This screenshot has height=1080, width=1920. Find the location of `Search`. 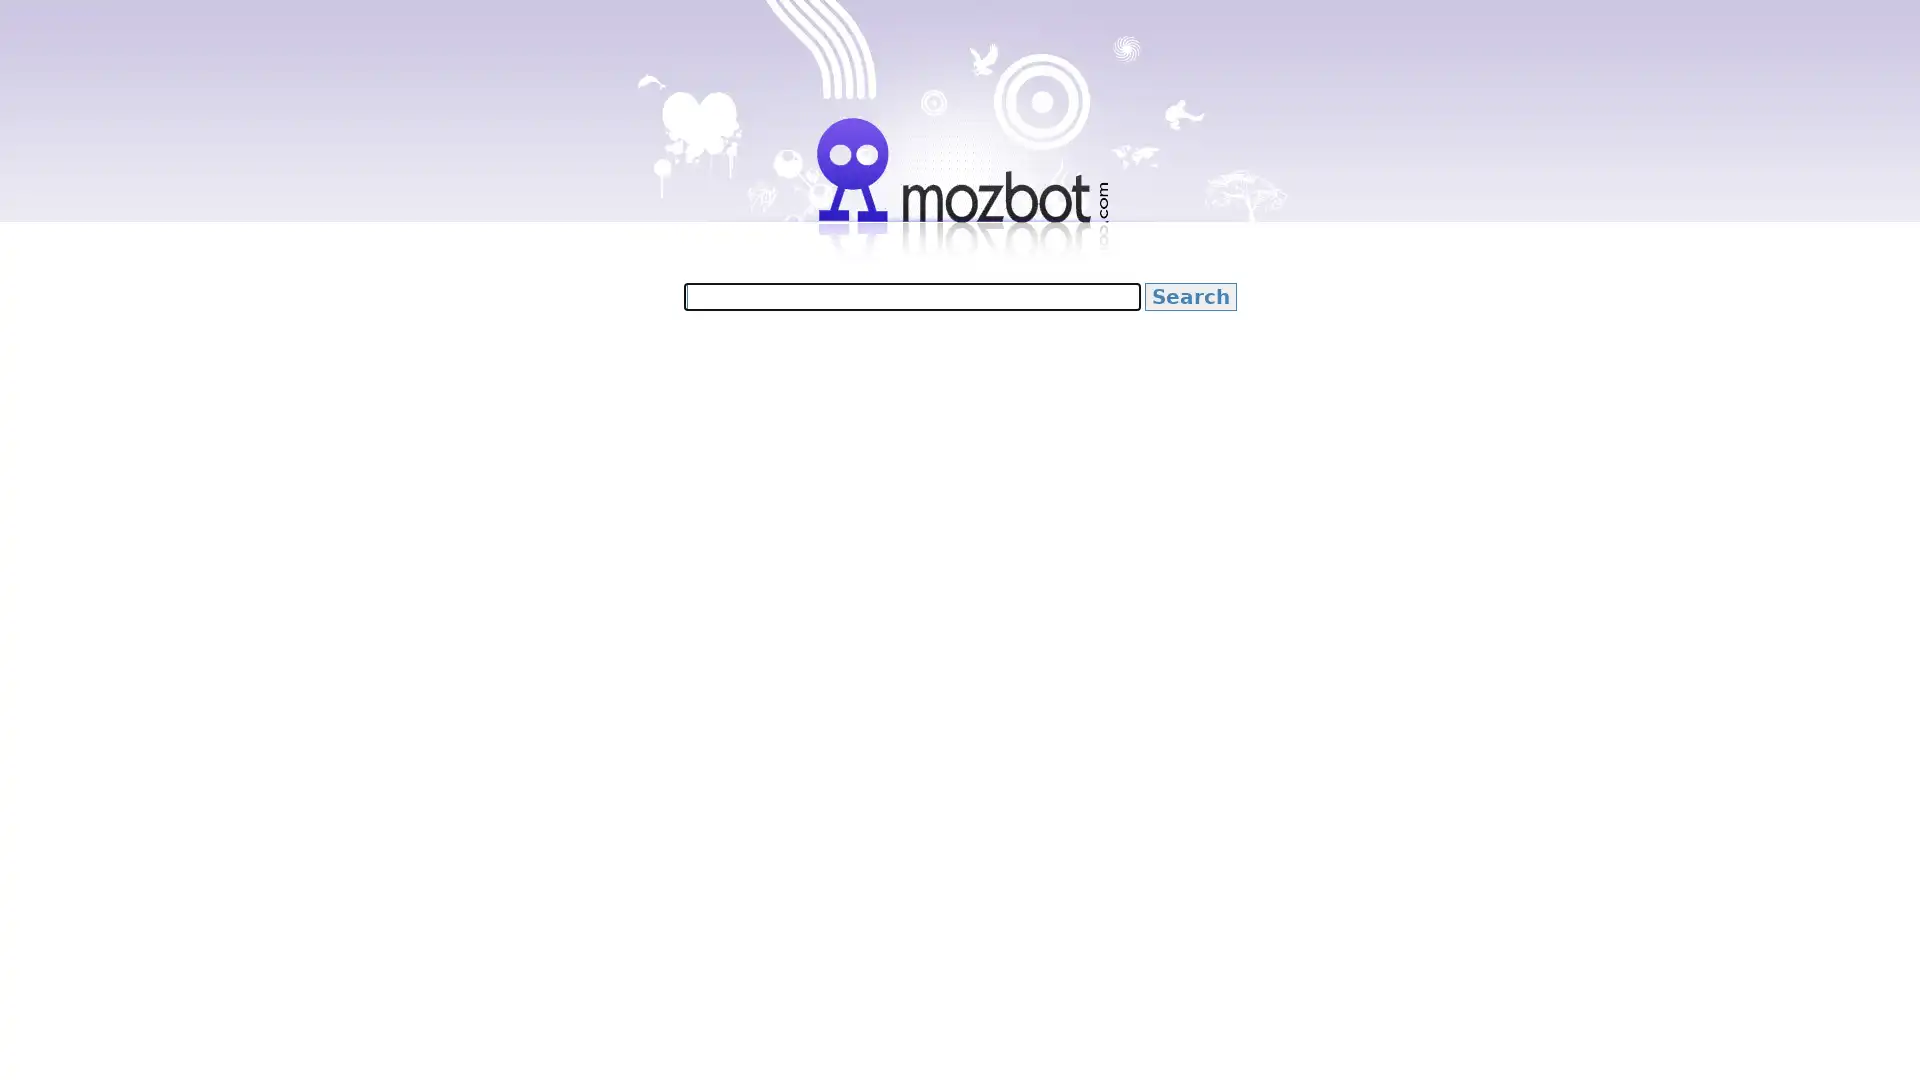

Search is located at coordinates (1190, 297).